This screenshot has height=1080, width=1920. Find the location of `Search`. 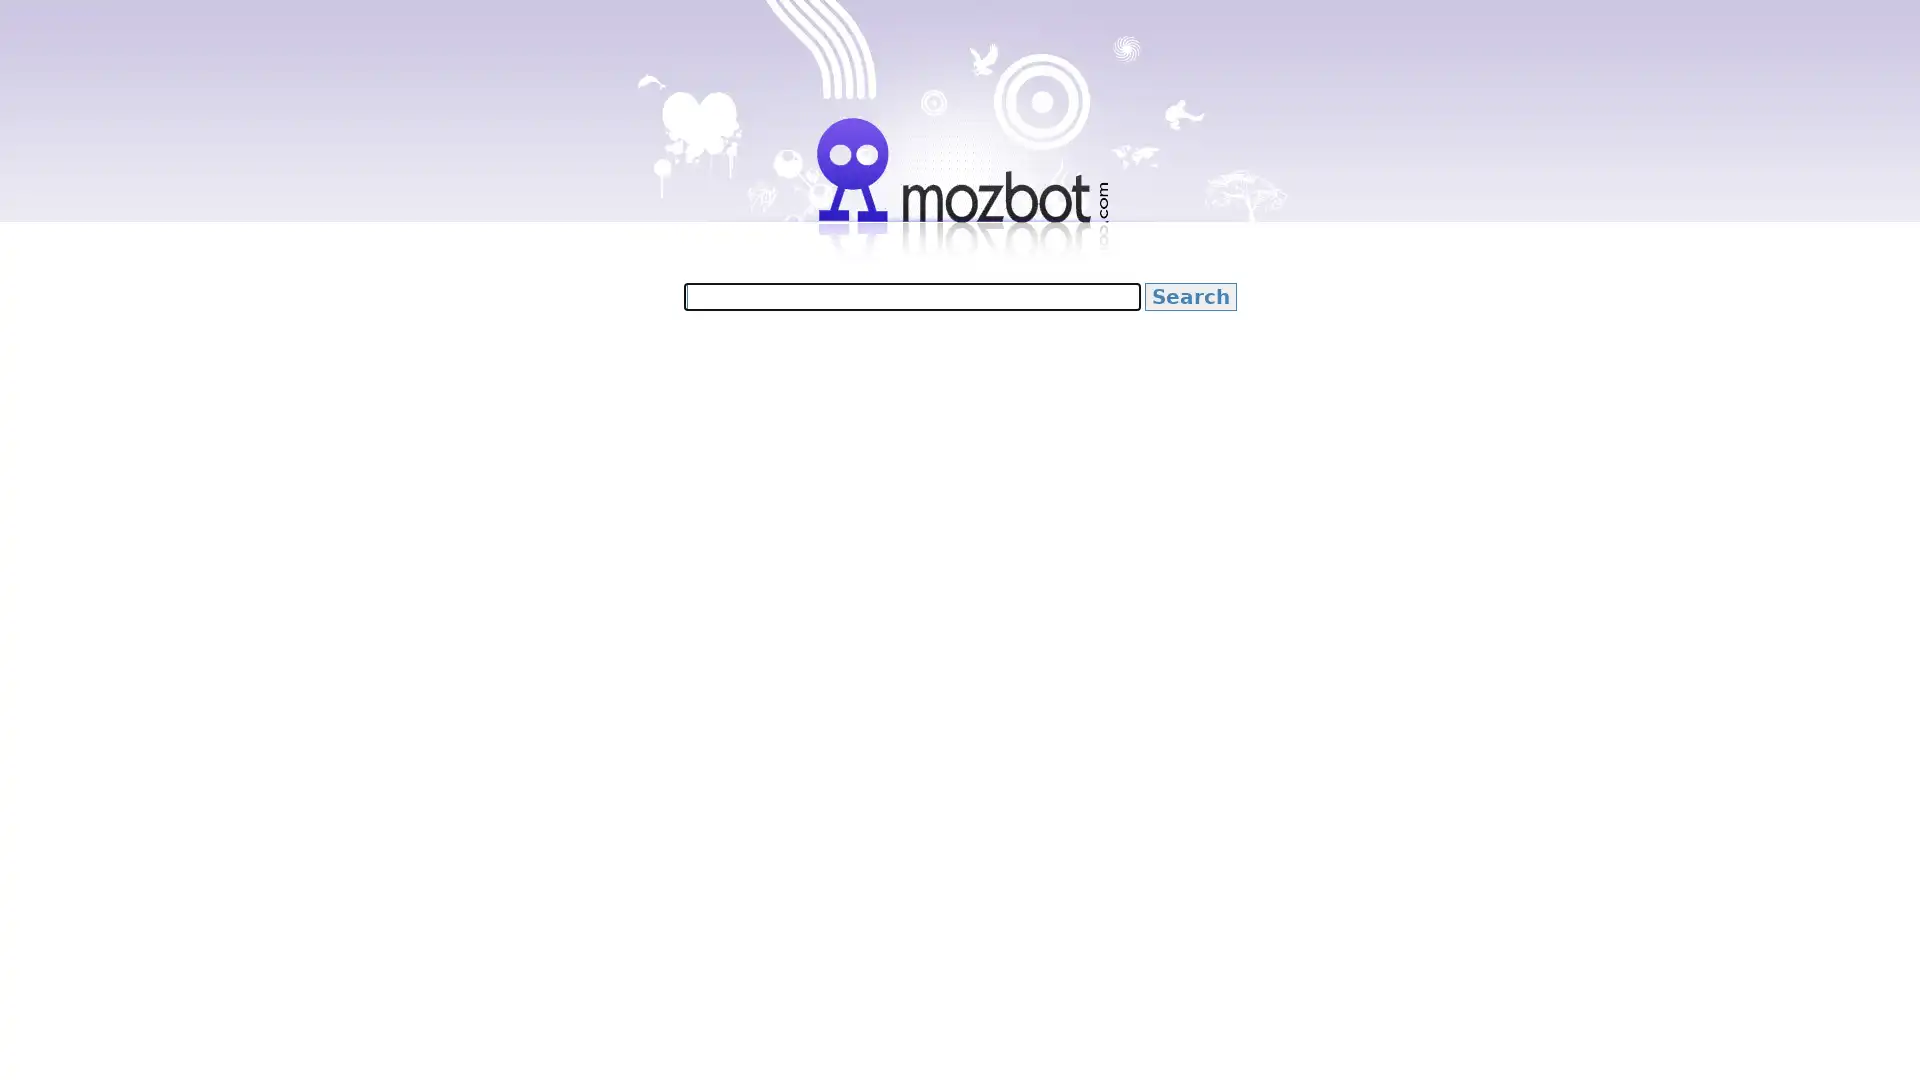

Search is located at coordinates (1190, 297).